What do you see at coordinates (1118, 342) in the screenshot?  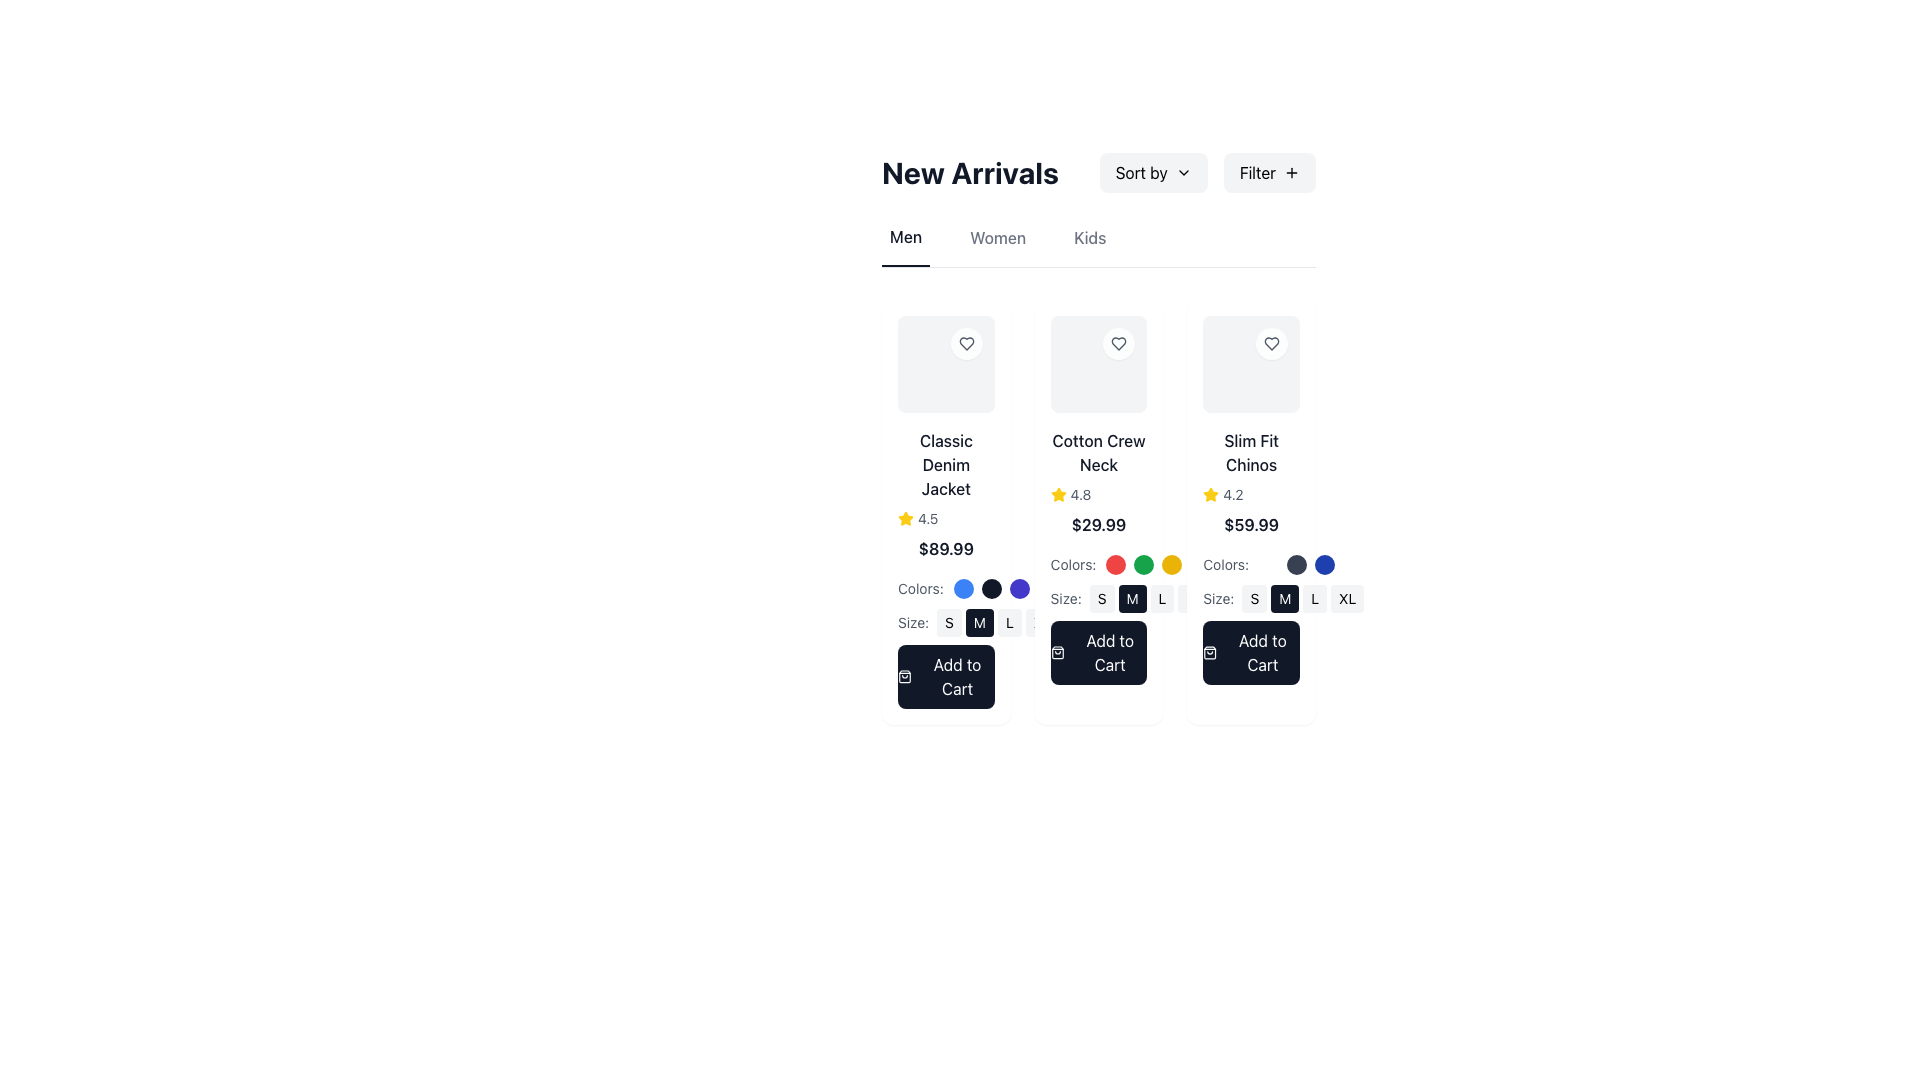 I see `the favorite icon button located at the top-right corner of the 'Cotton Crew Neck' product card to change its color` at bounding box center [1118, 342].